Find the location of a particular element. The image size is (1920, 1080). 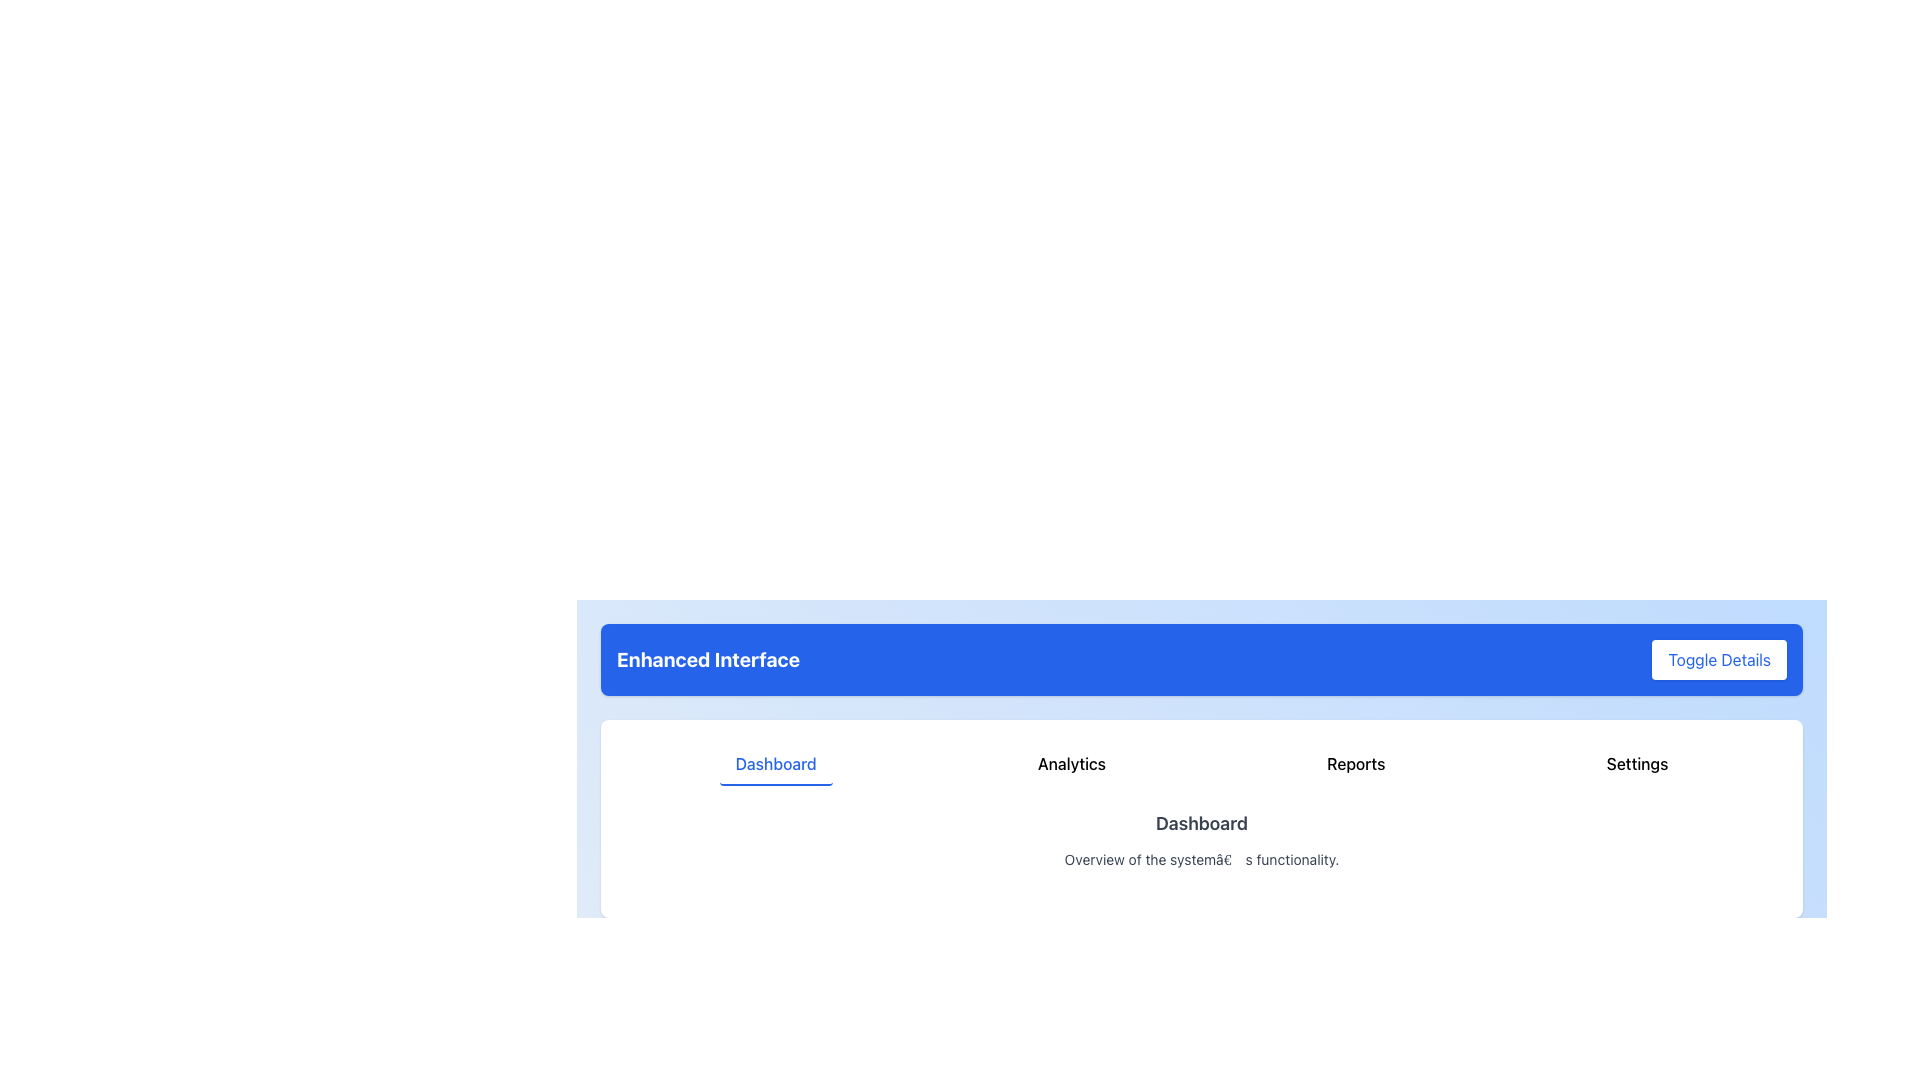

the 'Settings' tab in the navigation bar is located at coordinates (1637, 764).